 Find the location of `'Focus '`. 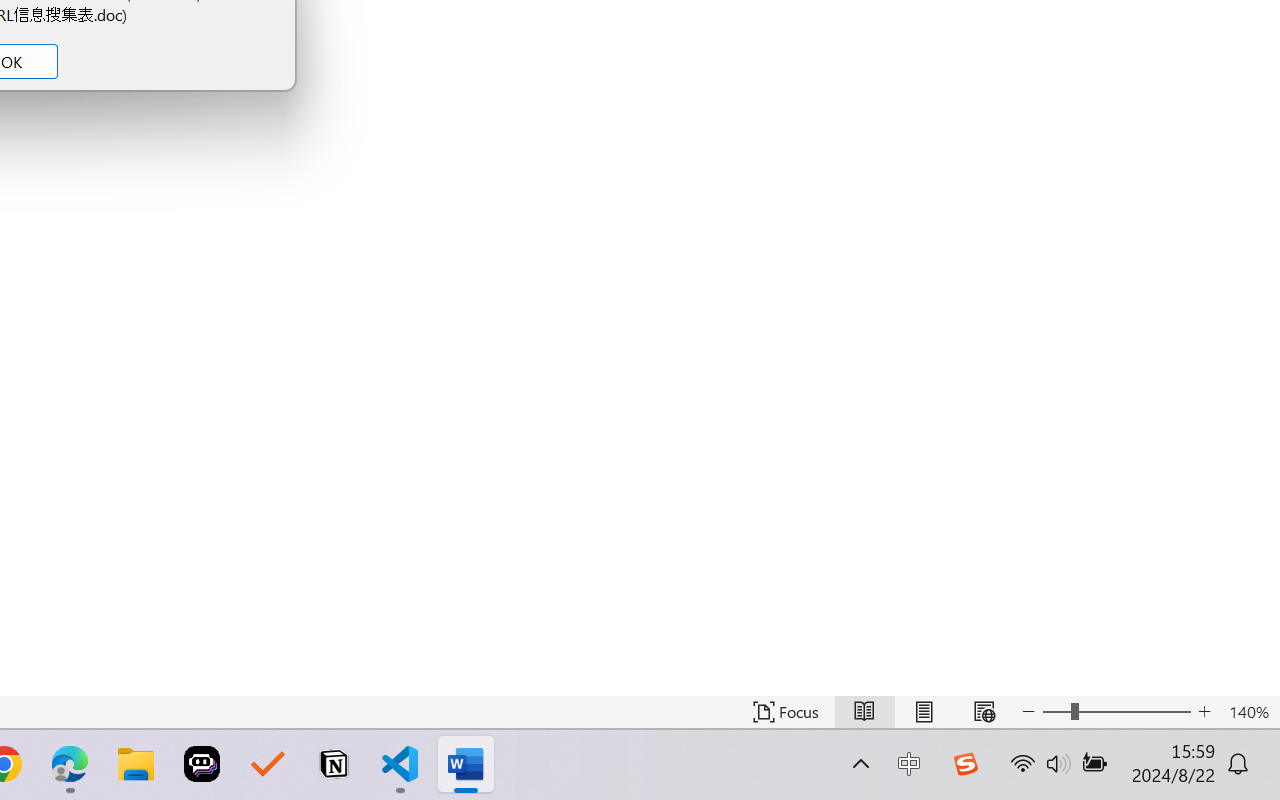

'Focus ' is located at coordinates (785, 711).